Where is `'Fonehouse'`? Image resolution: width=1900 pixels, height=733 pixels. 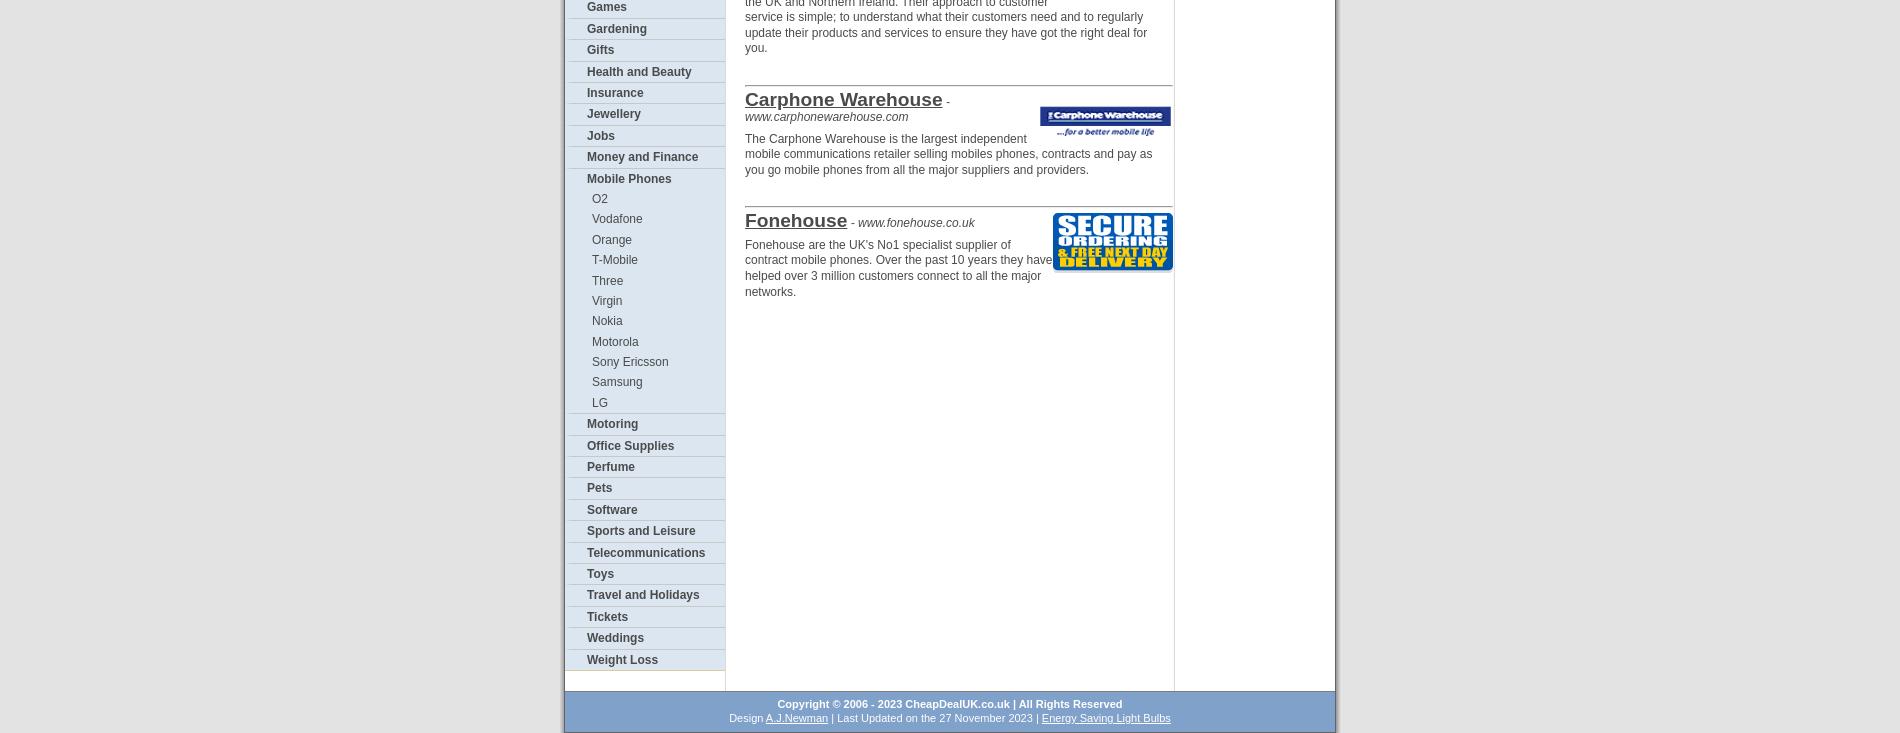
'Fonehouse' is located at coordinates (794, 219).